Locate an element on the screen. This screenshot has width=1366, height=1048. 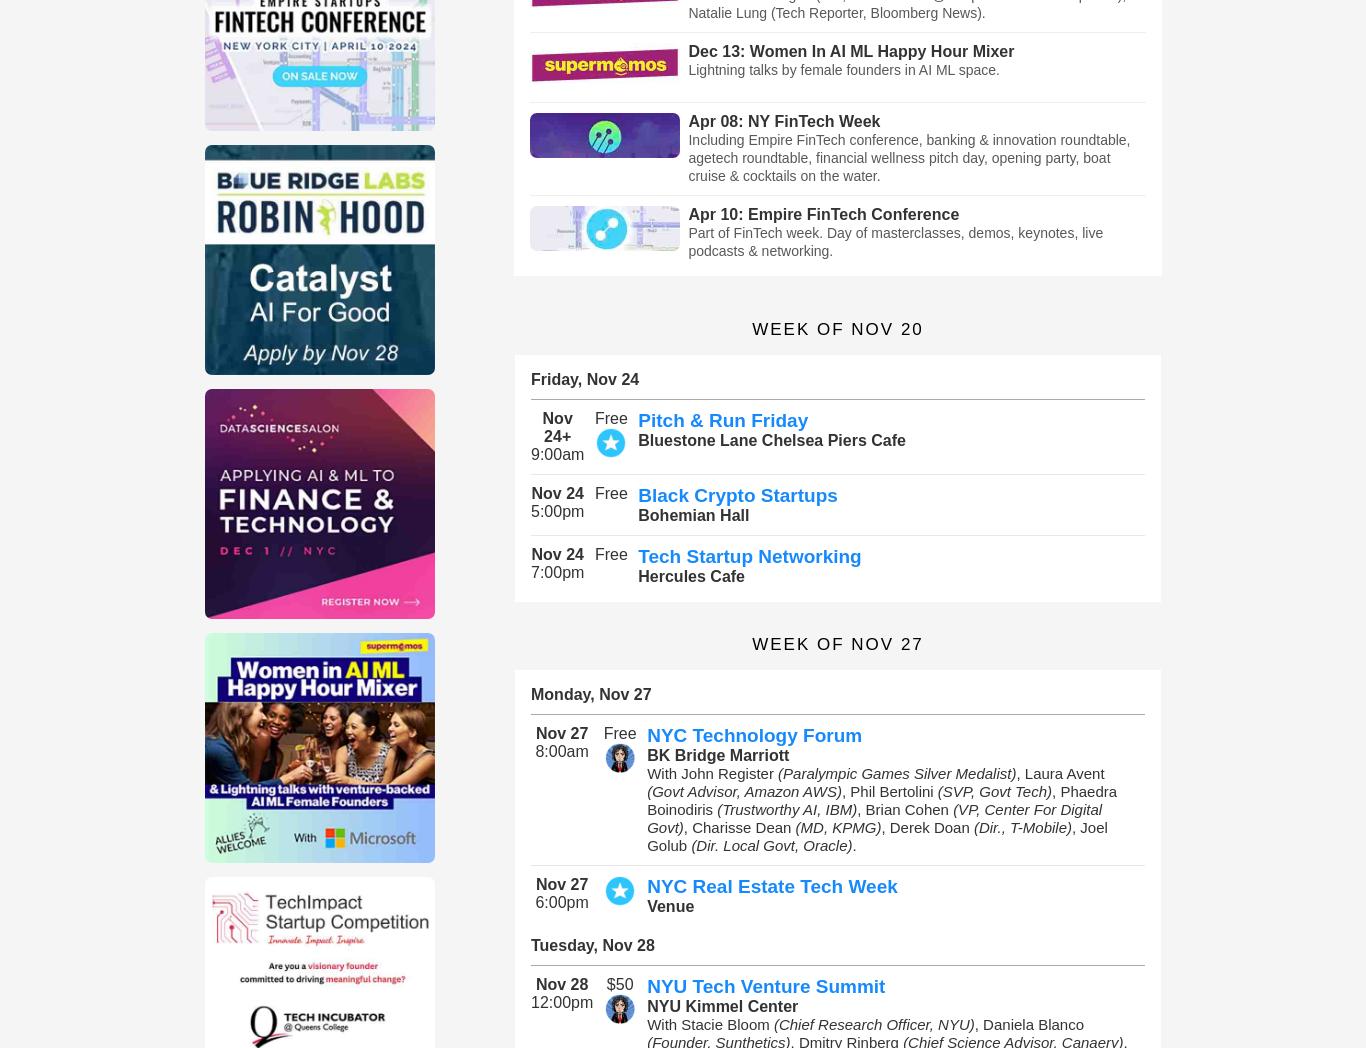
'6:00pm' is located at coordinates (561, 901).